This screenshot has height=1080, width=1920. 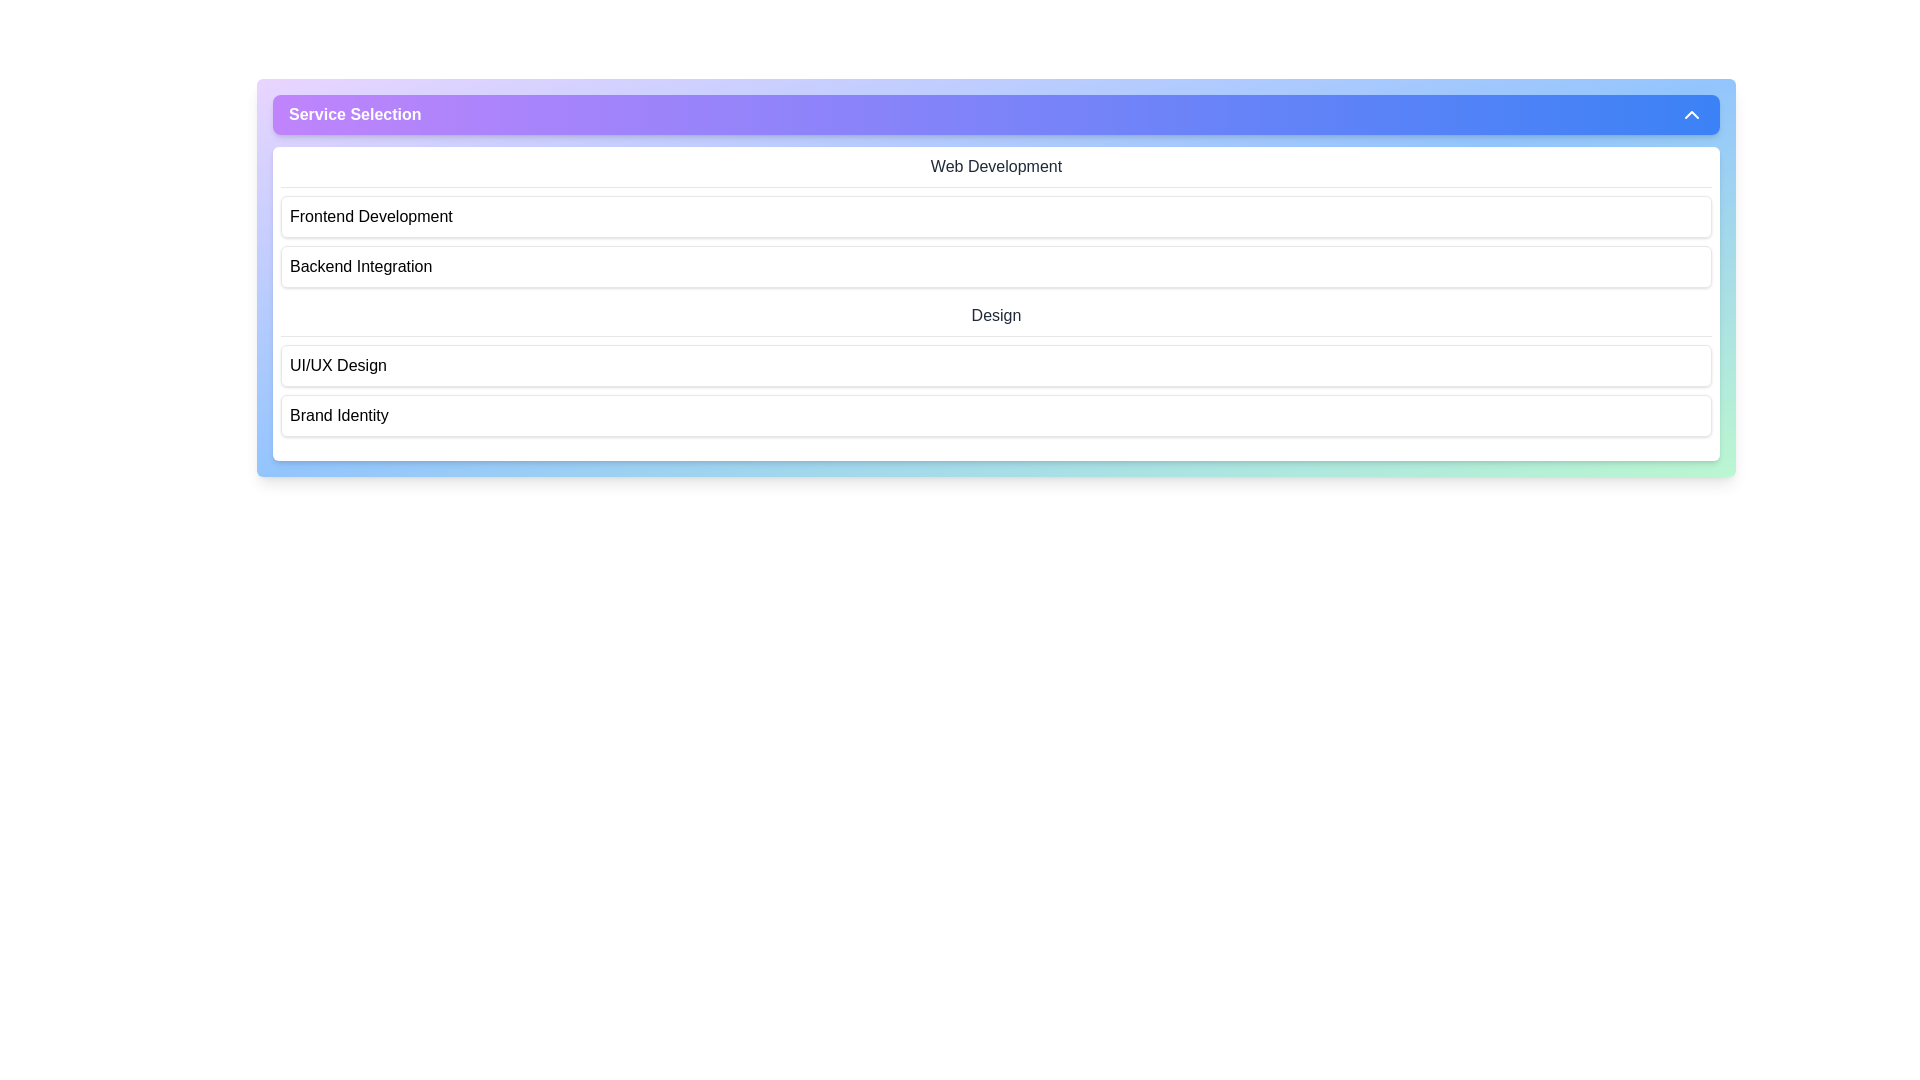 What do you see at coordinates (361, 265) in the screenshot?
I see `the text label reading 'Backend Integration' which is the second item in a vertical list under the 'Service Selection' header` at bounding box center [361, 265].